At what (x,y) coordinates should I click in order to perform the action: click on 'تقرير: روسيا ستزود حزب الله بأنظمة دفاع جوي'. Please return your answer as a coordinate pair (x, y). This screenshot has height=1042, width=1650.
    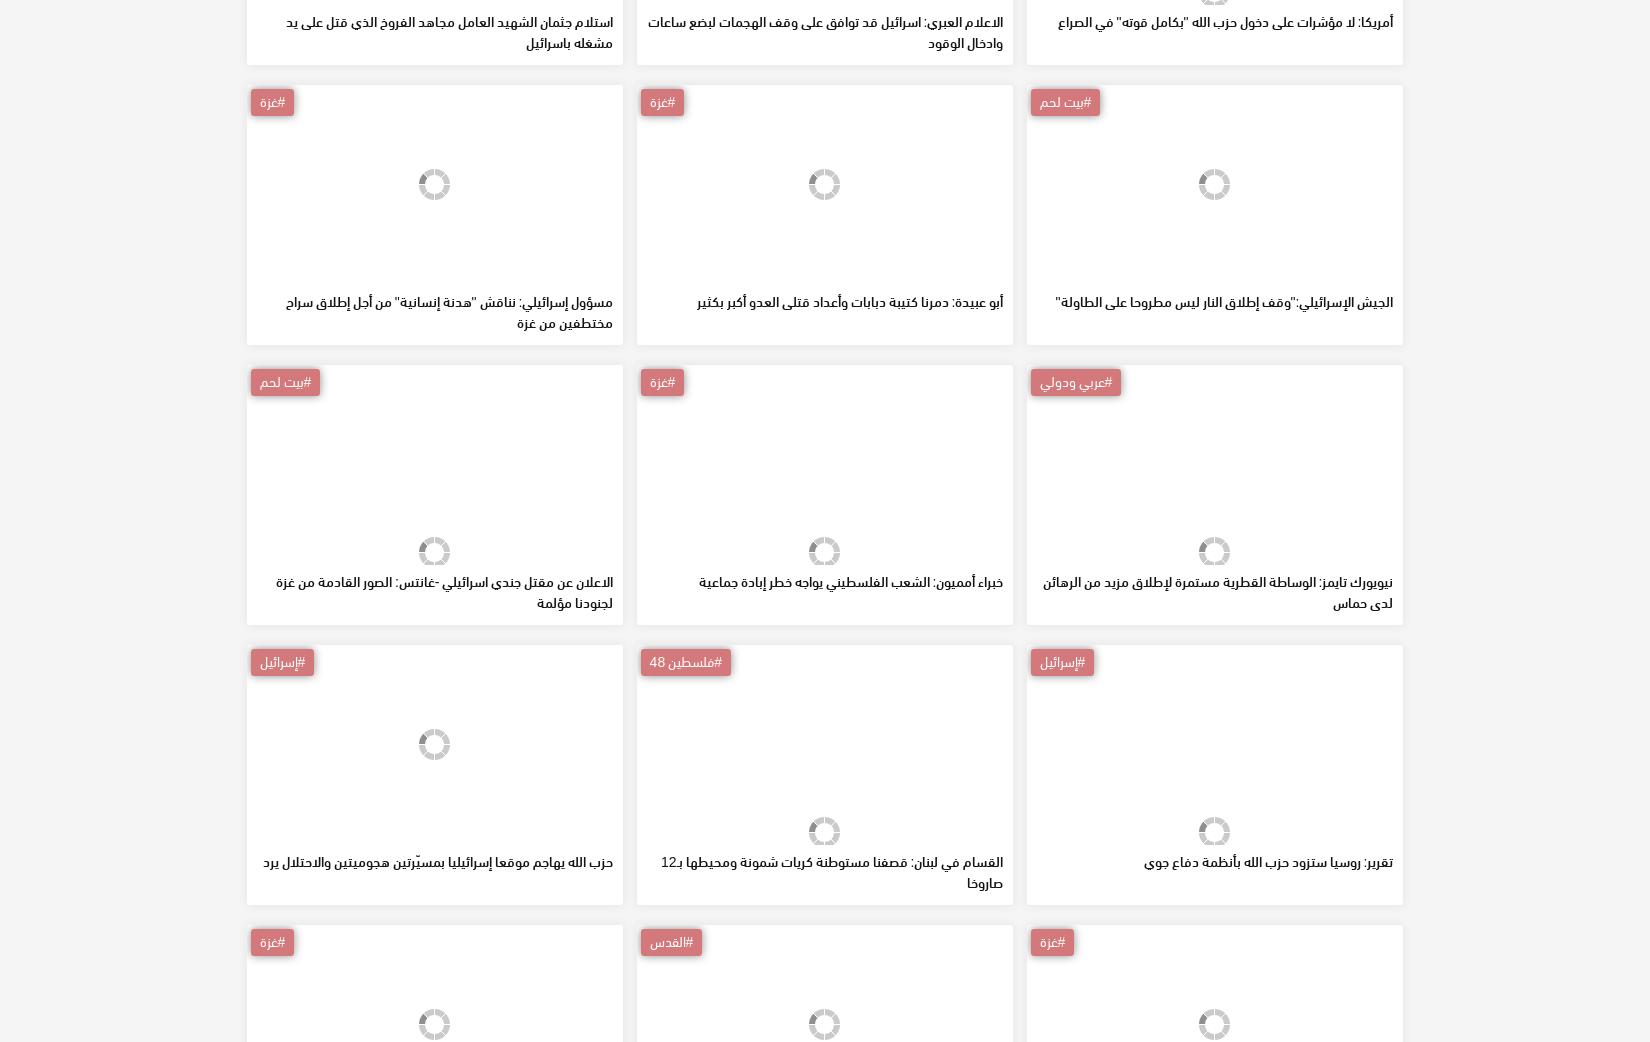
    Looking at the image, I should click on (1267, 1005).